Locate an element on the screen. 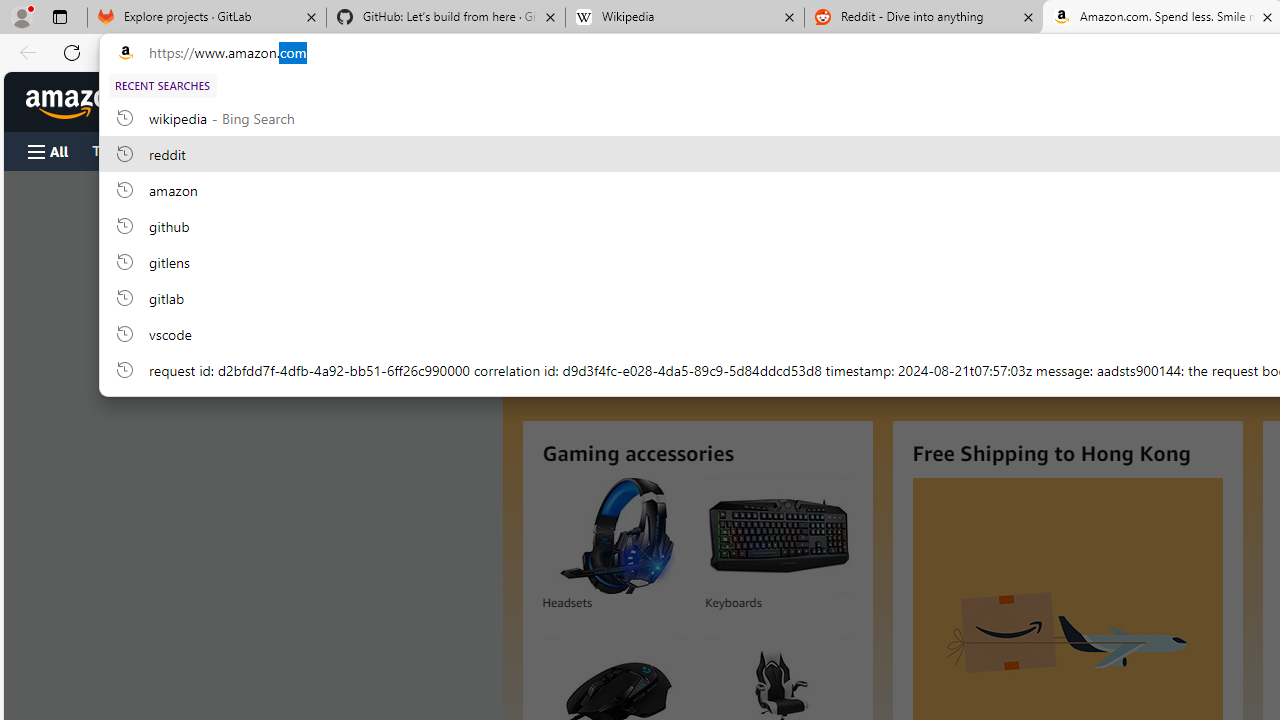 The height and width of the screenshot is (720, 1280). 'Headsets' is located at coordinates (615, 535).